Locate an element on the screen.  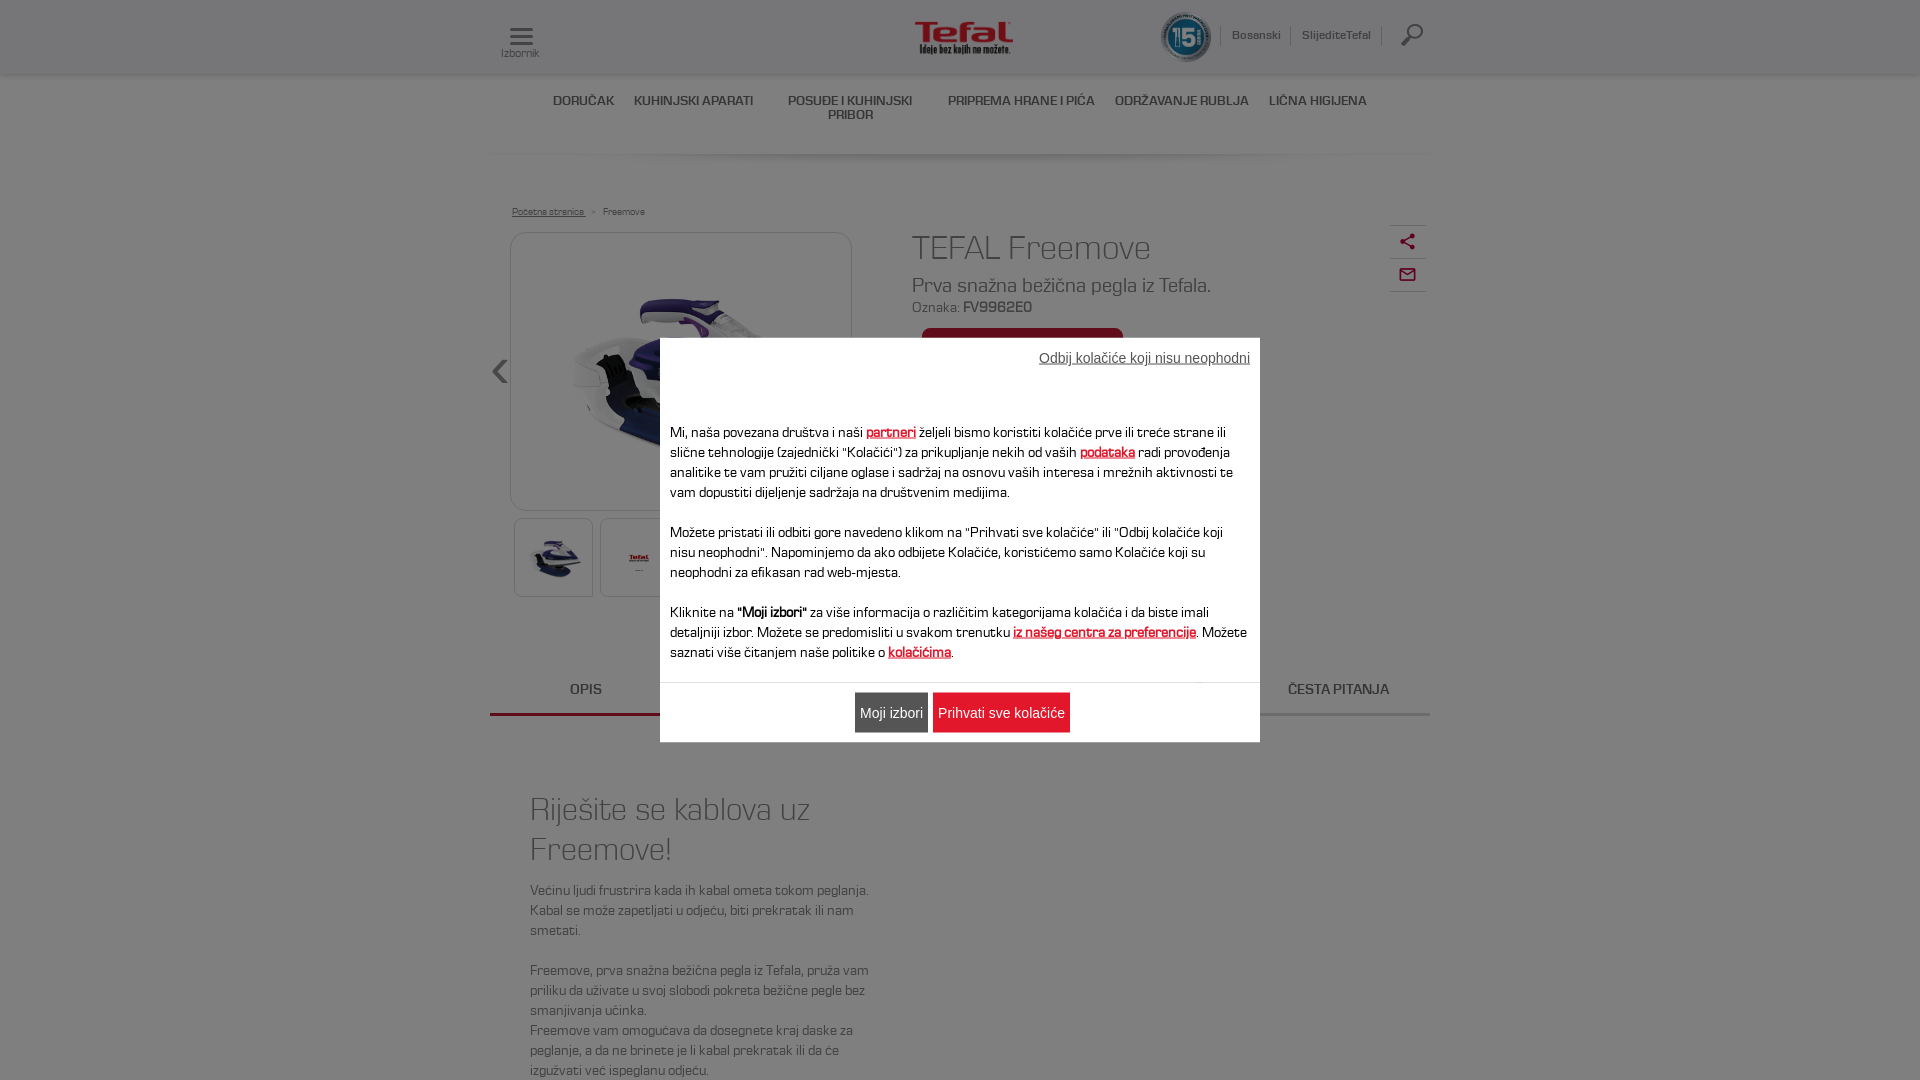
'podataka' is located at coordinates (1106, 452).